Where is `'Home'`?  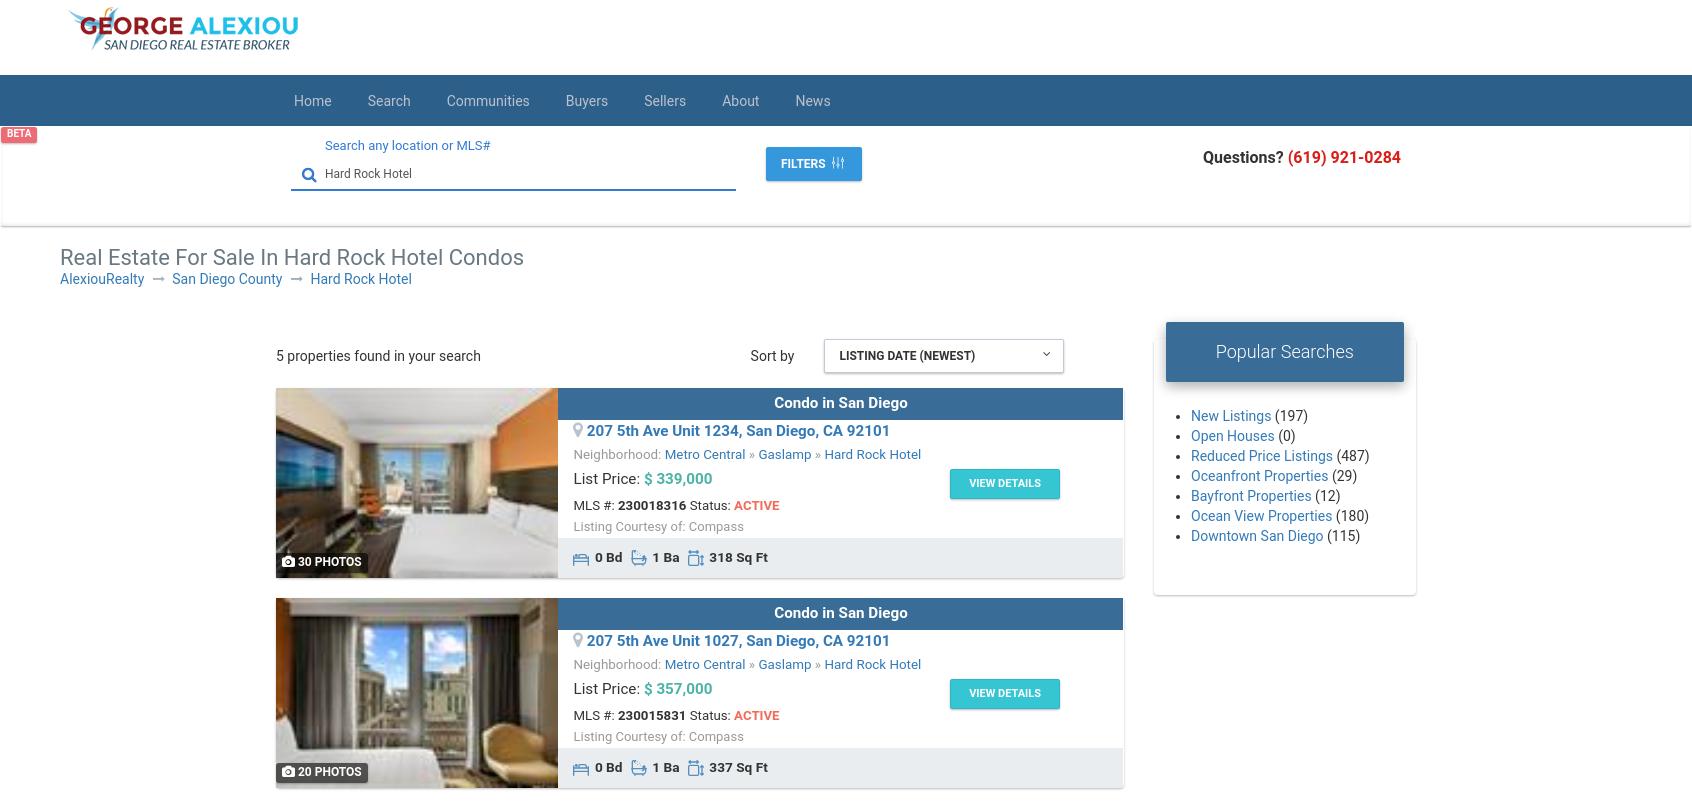 'Home' is located at coordinates (311, 100).